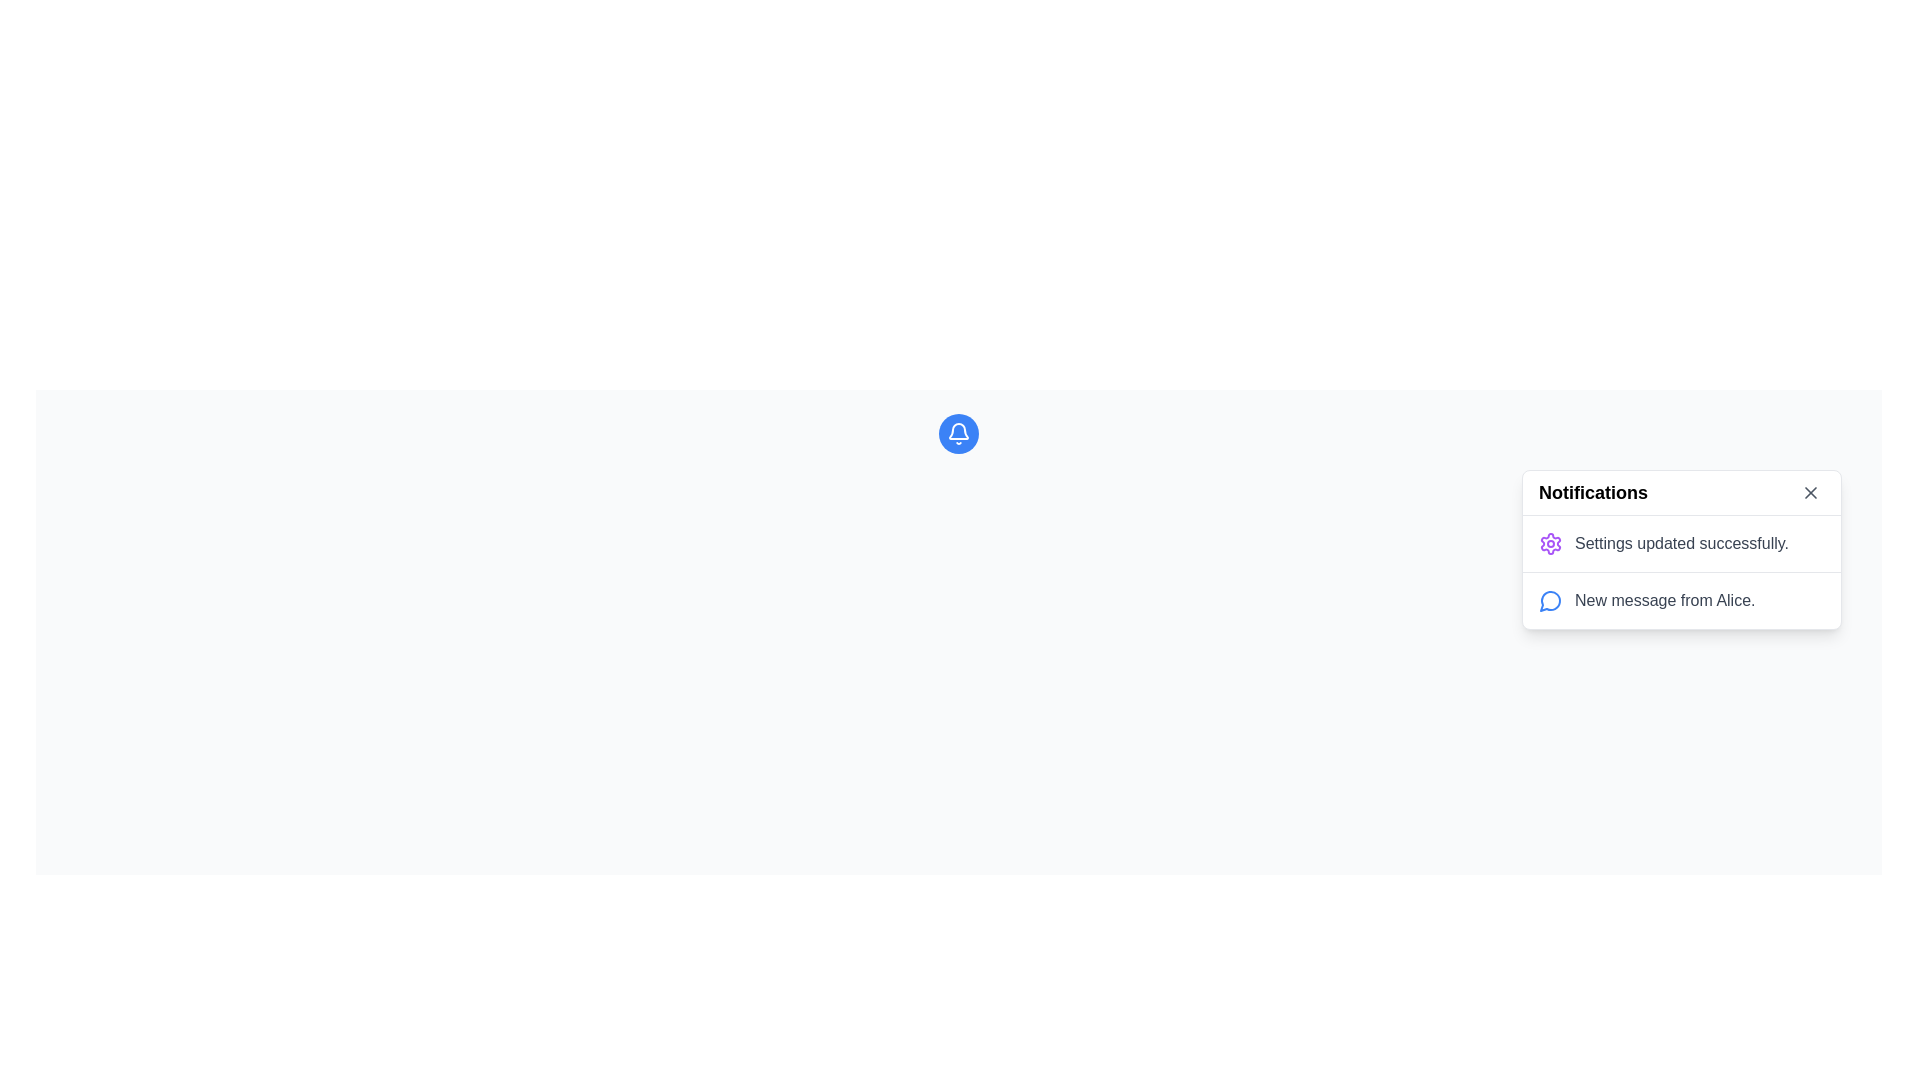 The height and width of the screenshot is (1080, 1920). What do you see at coordinates (1810, 493) in the screenshot?
I see `the close button located at the far right end of the notification bar` at bounding box center [1810, 493].